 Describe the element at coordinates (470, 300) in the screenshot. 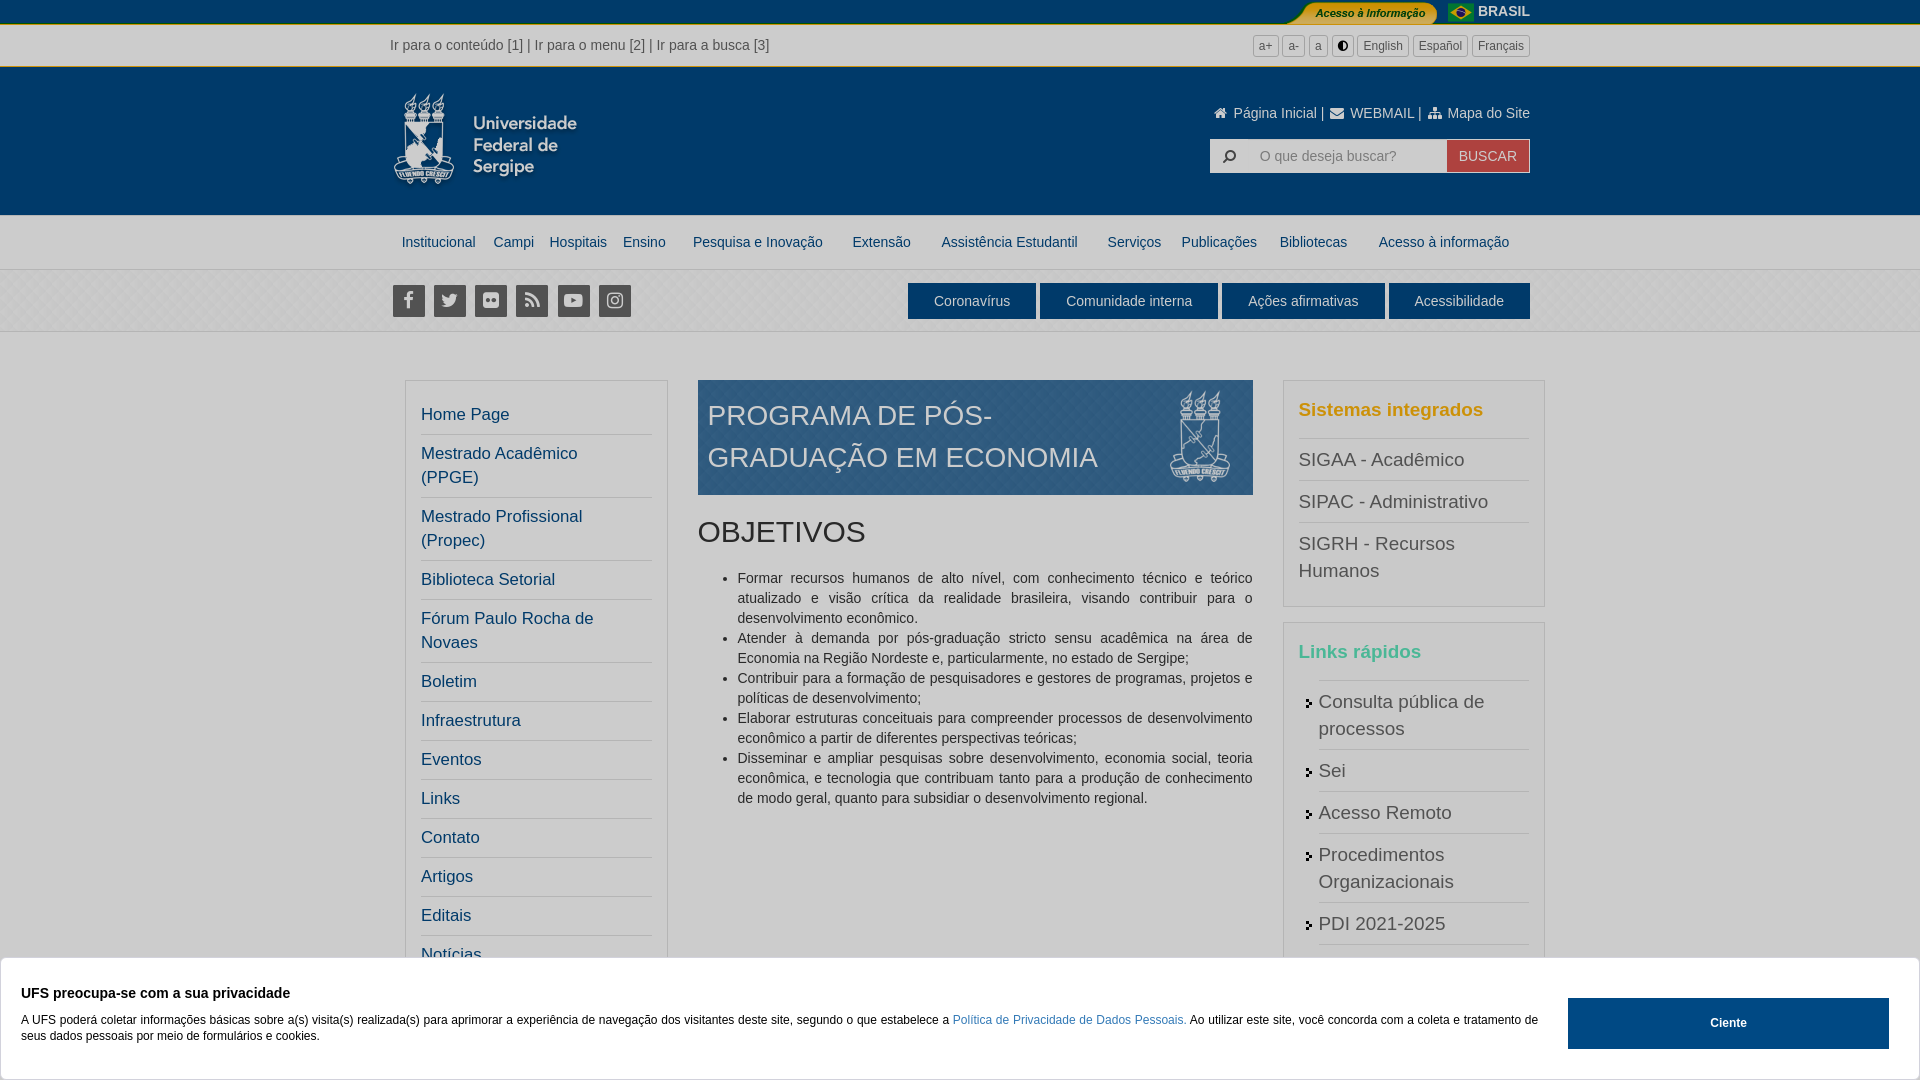

I see `'Flickr'` at that location.